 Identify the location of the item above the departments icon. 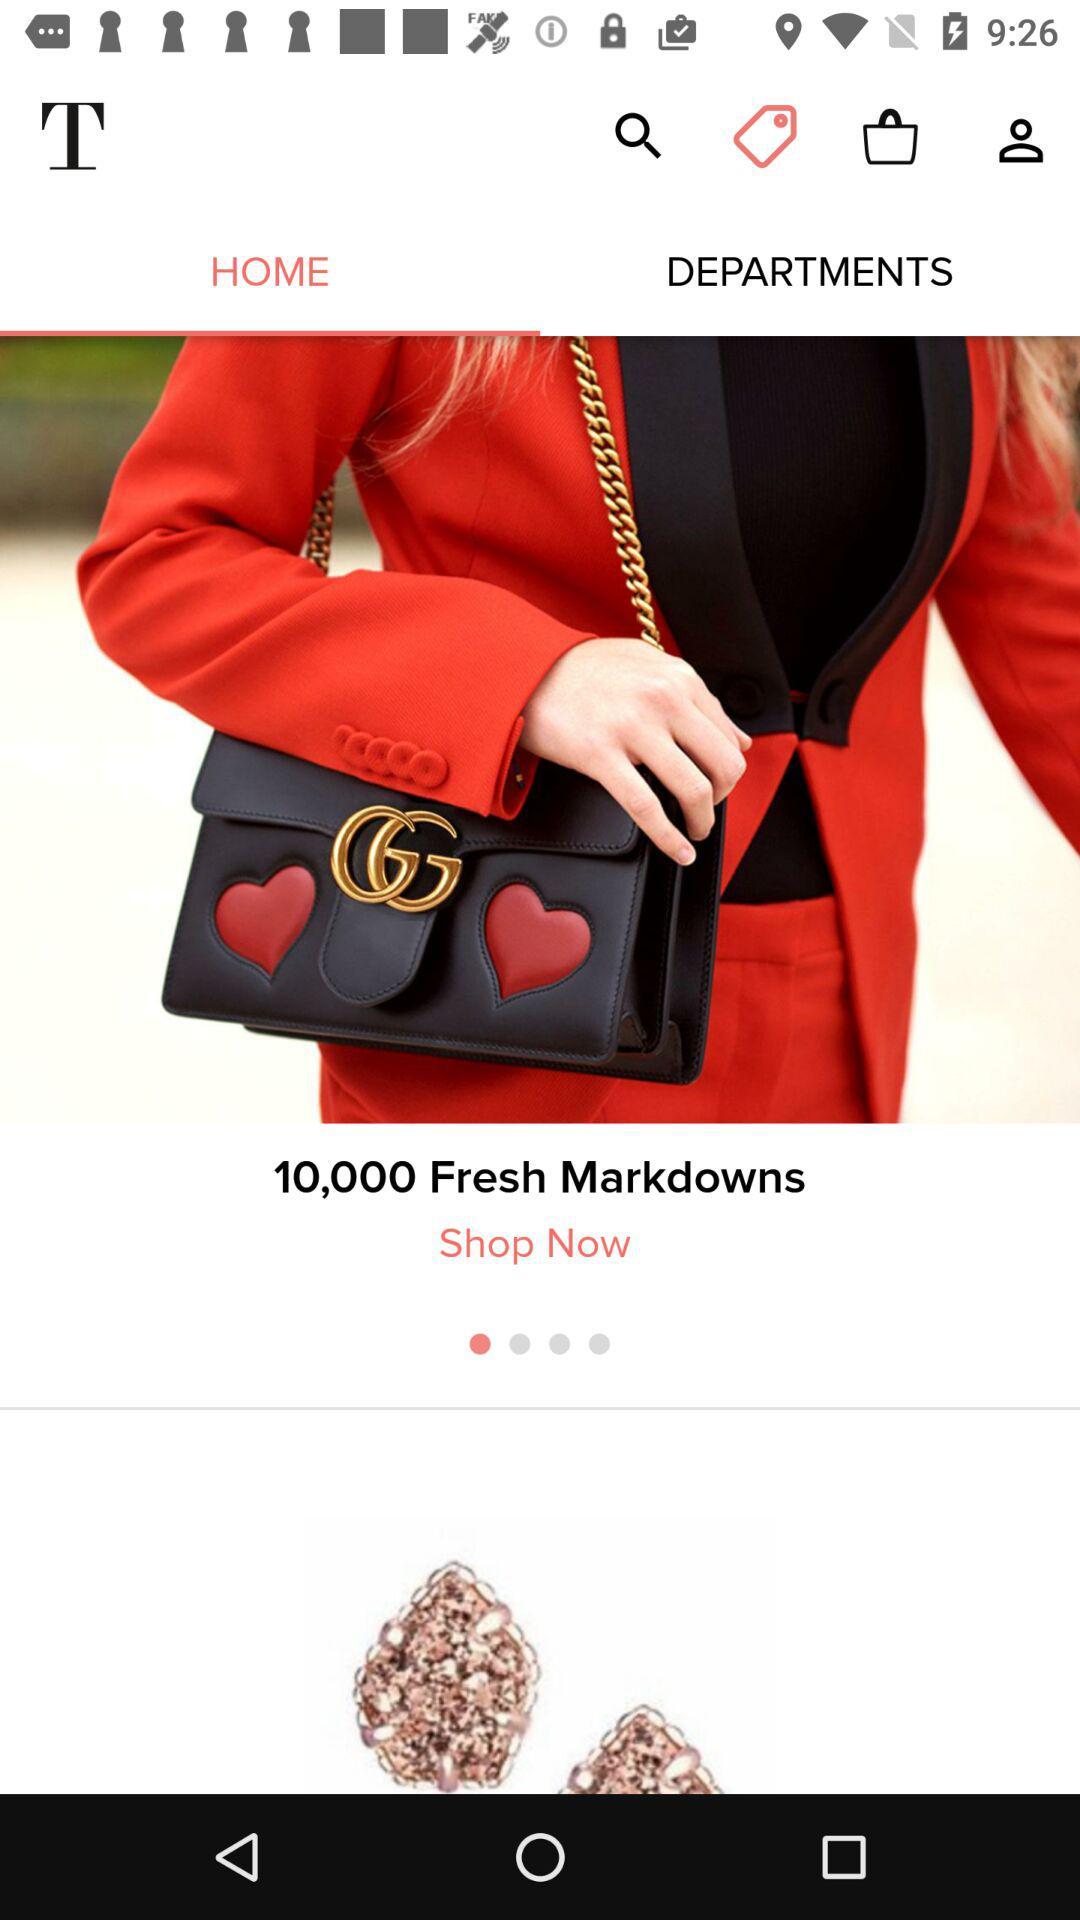
(639, 135).